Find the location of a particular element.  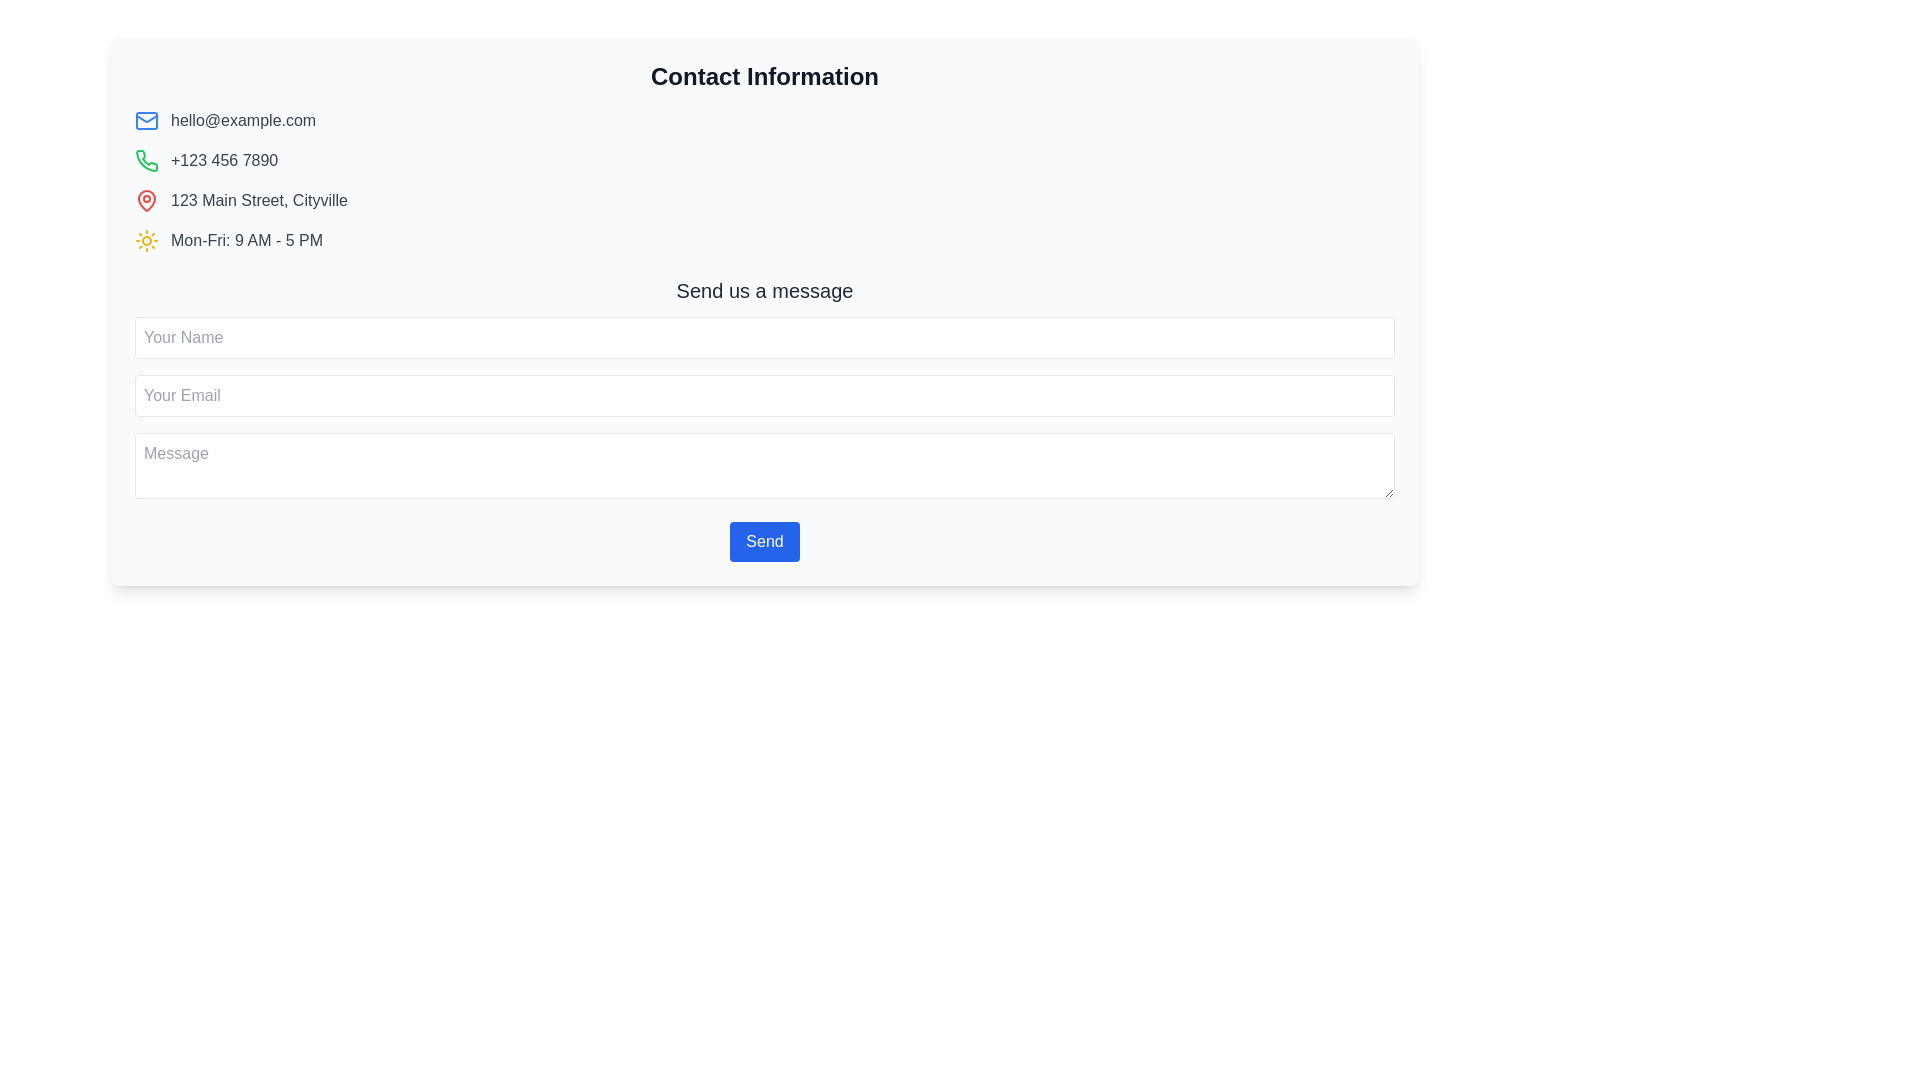

the rectangle that represents the body of the envelope icon, located near the top left corner of the interface within the SVG graphic is located at coordinates (146, 120).